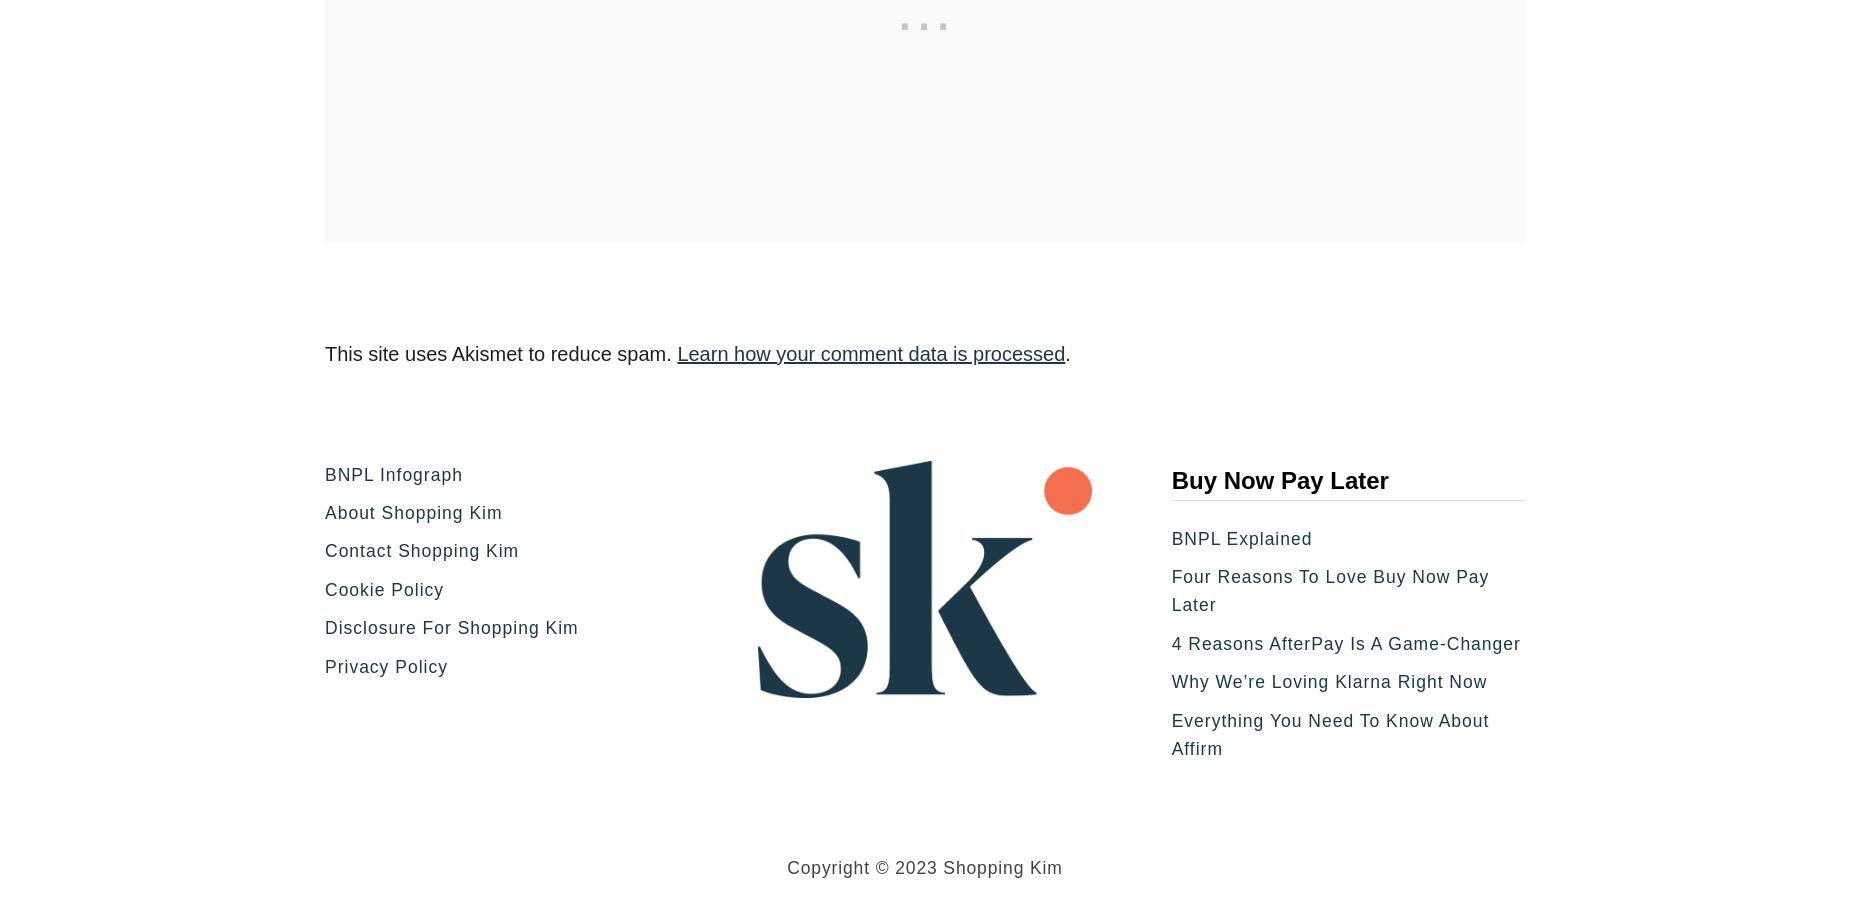 The width and height of the screenshot is (1850, 923). What do you see at coordinates (420, 550) in the screenshot?
I see `'Contact Shopping Kim'` at bounding box center [420, 550].